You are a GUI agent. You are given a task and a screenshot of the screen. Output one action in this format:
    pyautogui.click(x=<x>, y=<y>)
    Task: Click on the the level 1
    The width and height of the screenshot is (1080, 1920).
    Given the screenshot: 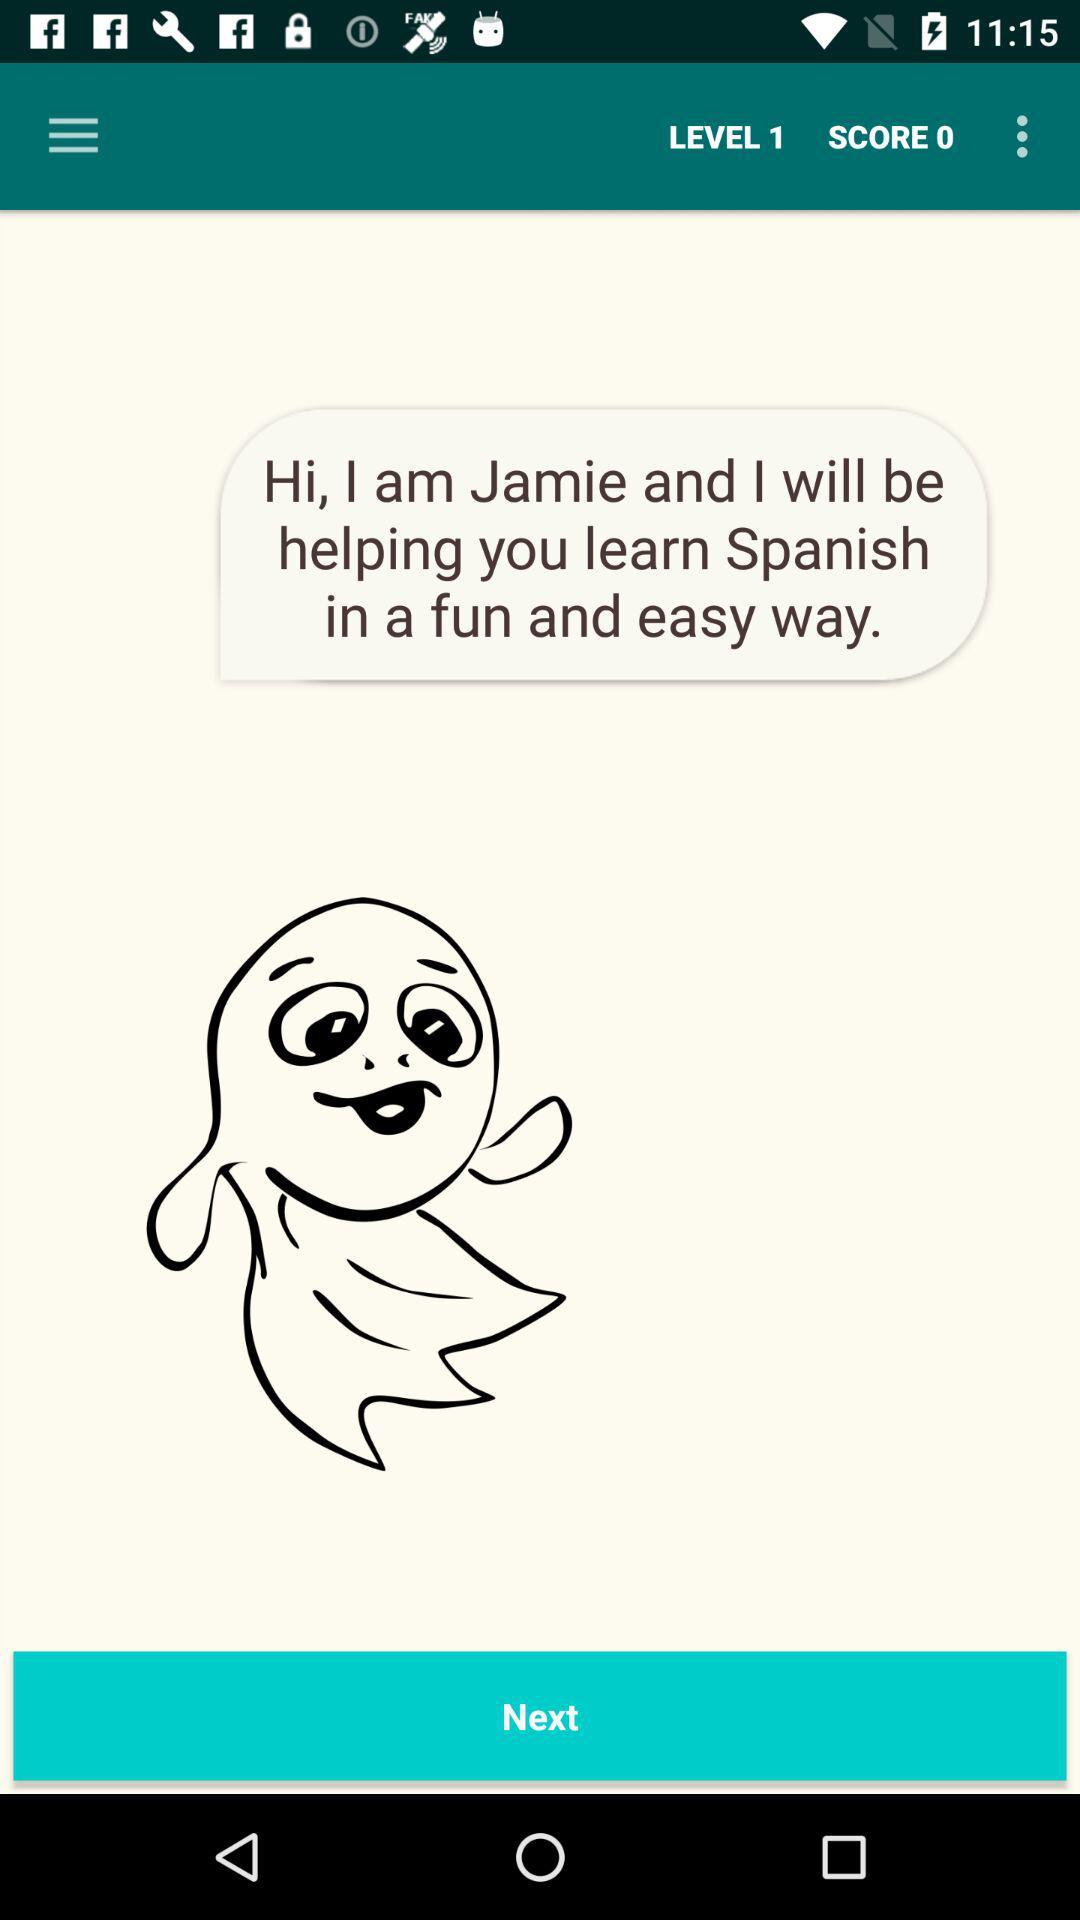 What is the action you would take?
    pyautogui.click(x=727, y=135)
    